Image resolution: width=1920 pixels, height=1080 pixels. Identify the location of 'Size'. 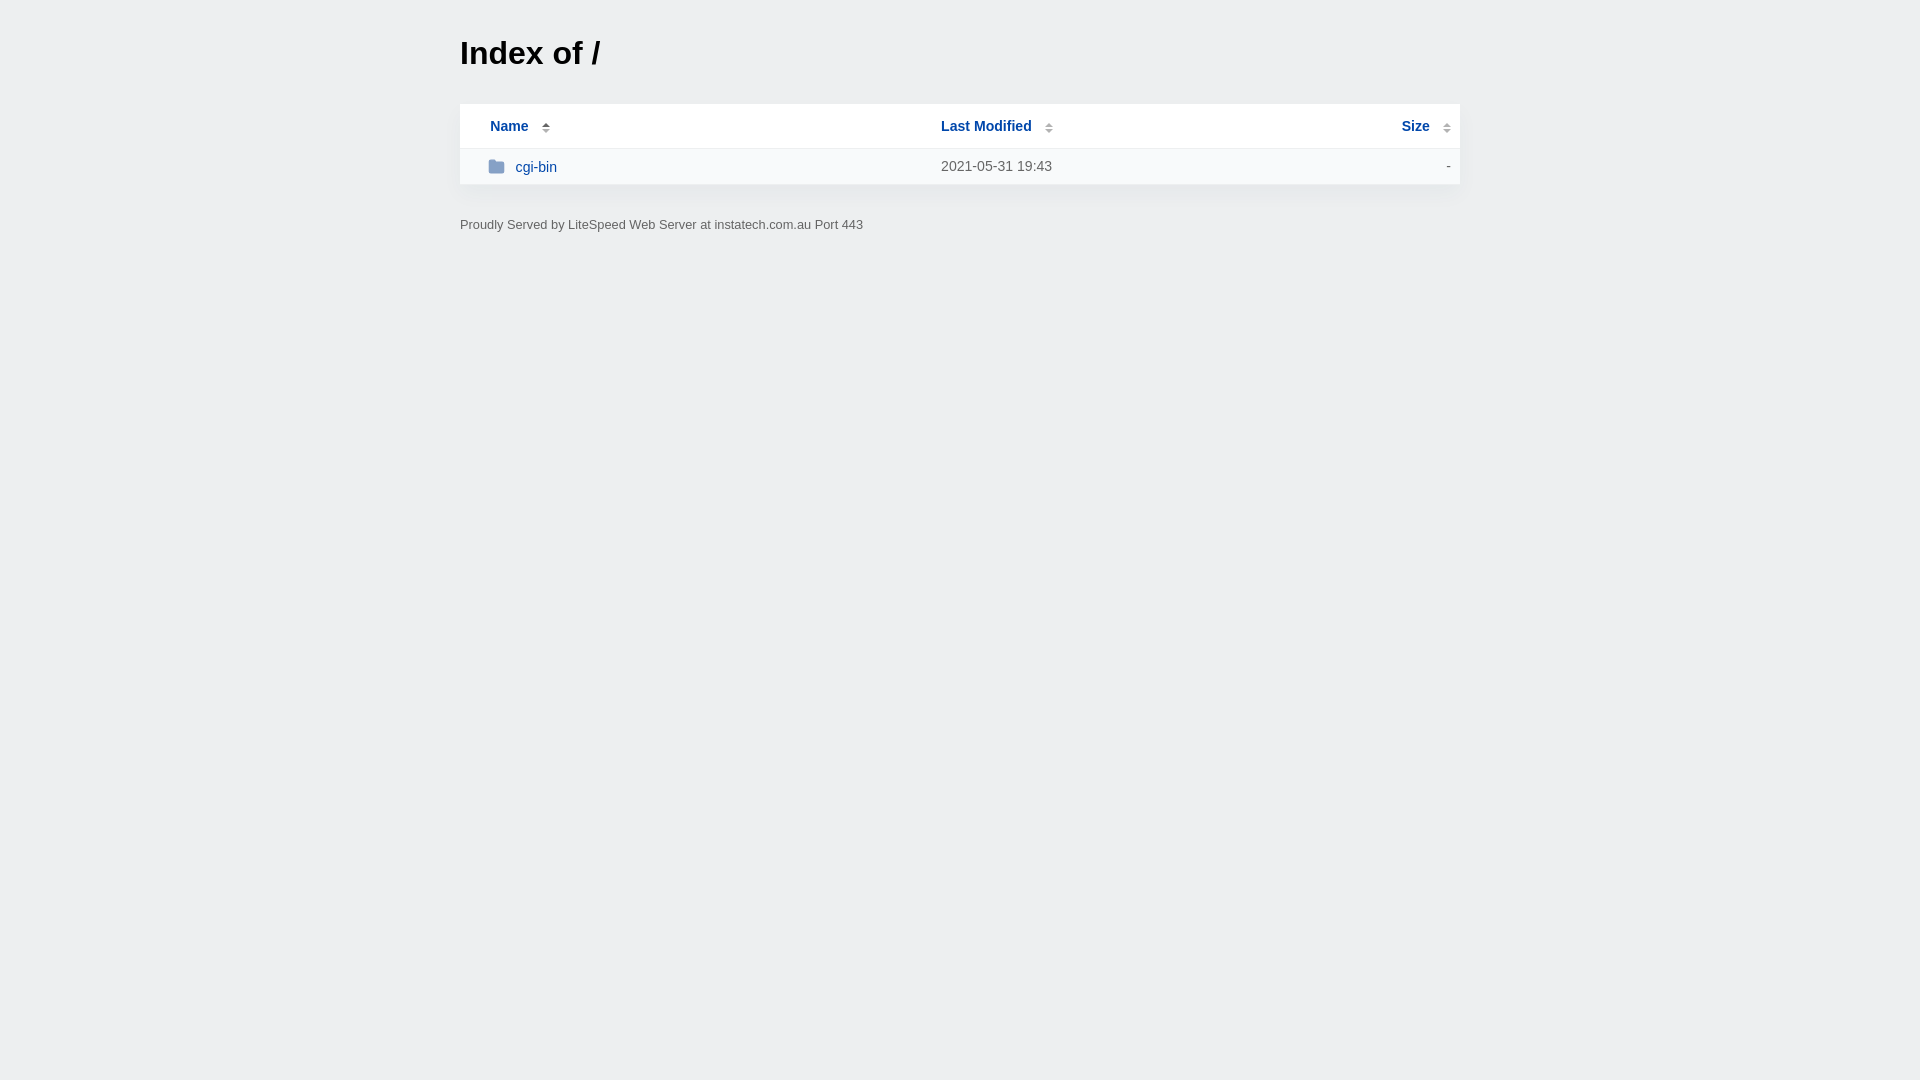
(1400, 126).